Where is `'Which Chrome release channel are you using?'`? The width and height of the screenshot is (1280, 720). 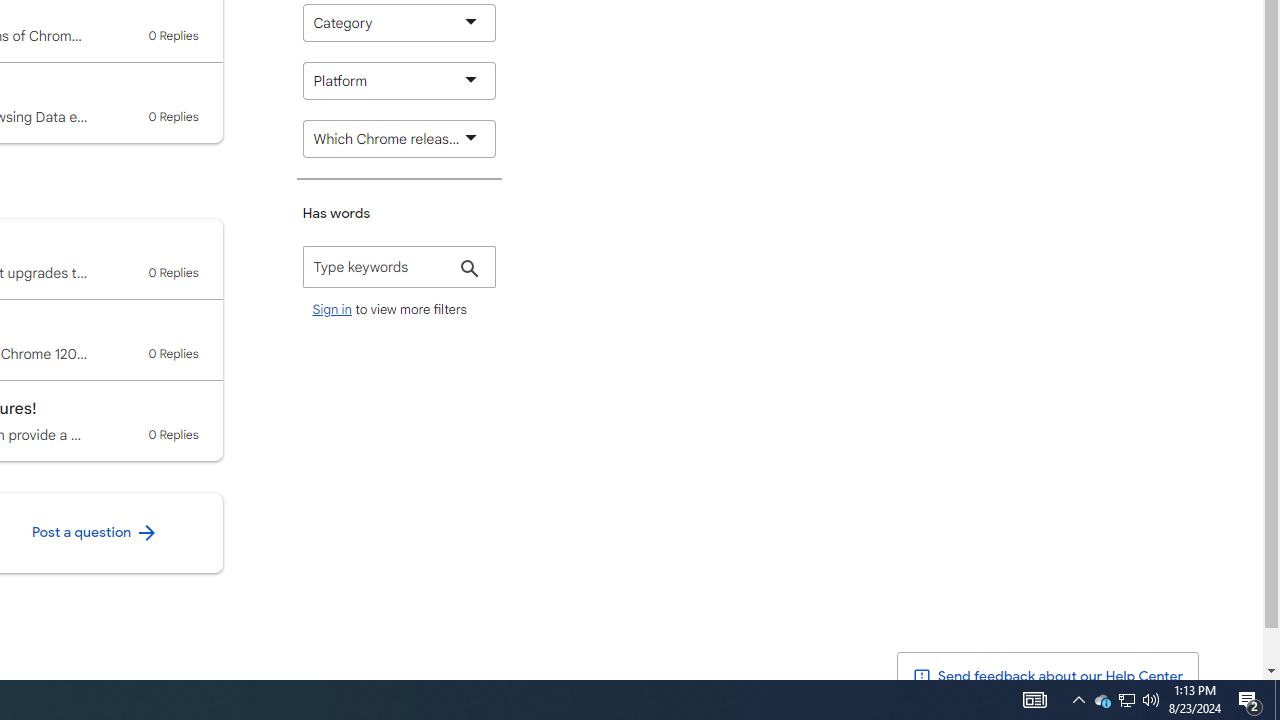
'Which Chrome release channel are you using?' is located at coordinates (399, 137).